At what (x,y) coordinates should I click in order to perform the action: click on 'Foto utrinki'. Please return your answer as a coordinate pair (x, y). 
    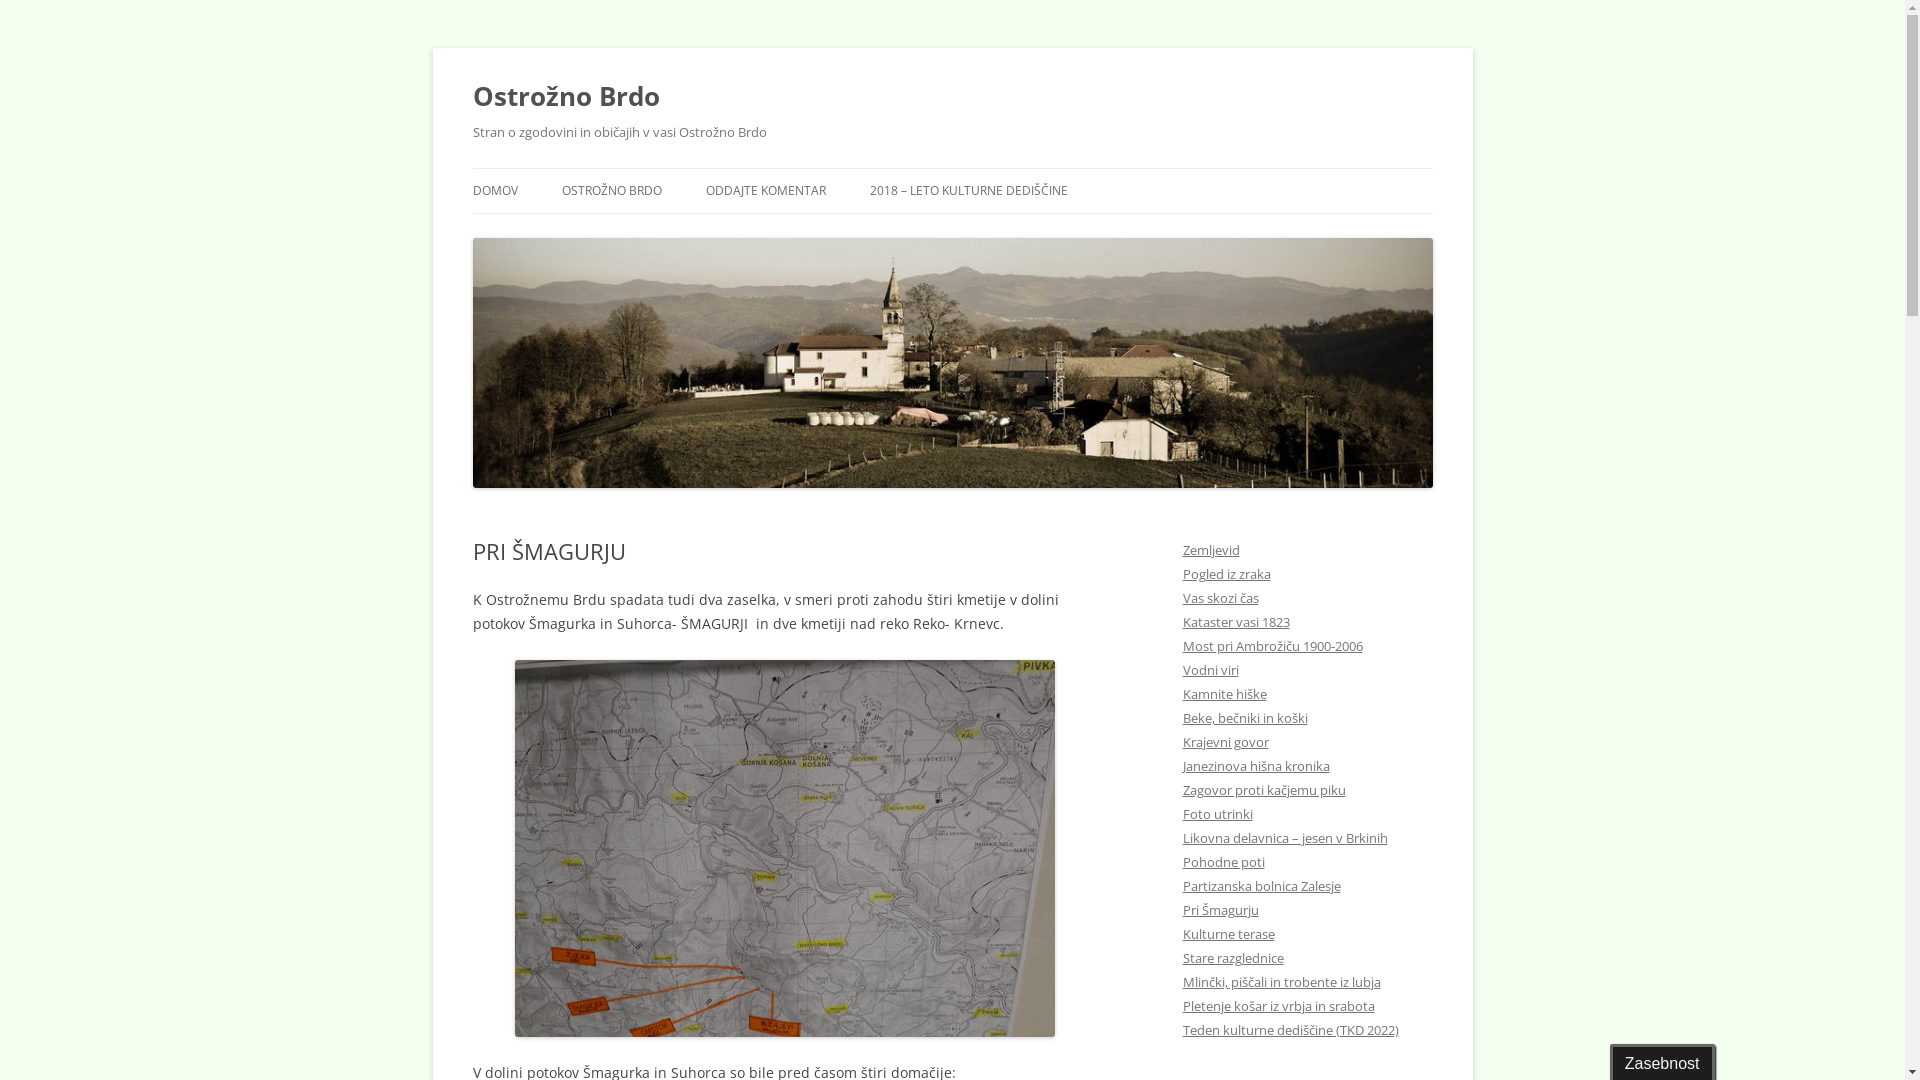
    Looking at the image, I should click on (1216, 813).